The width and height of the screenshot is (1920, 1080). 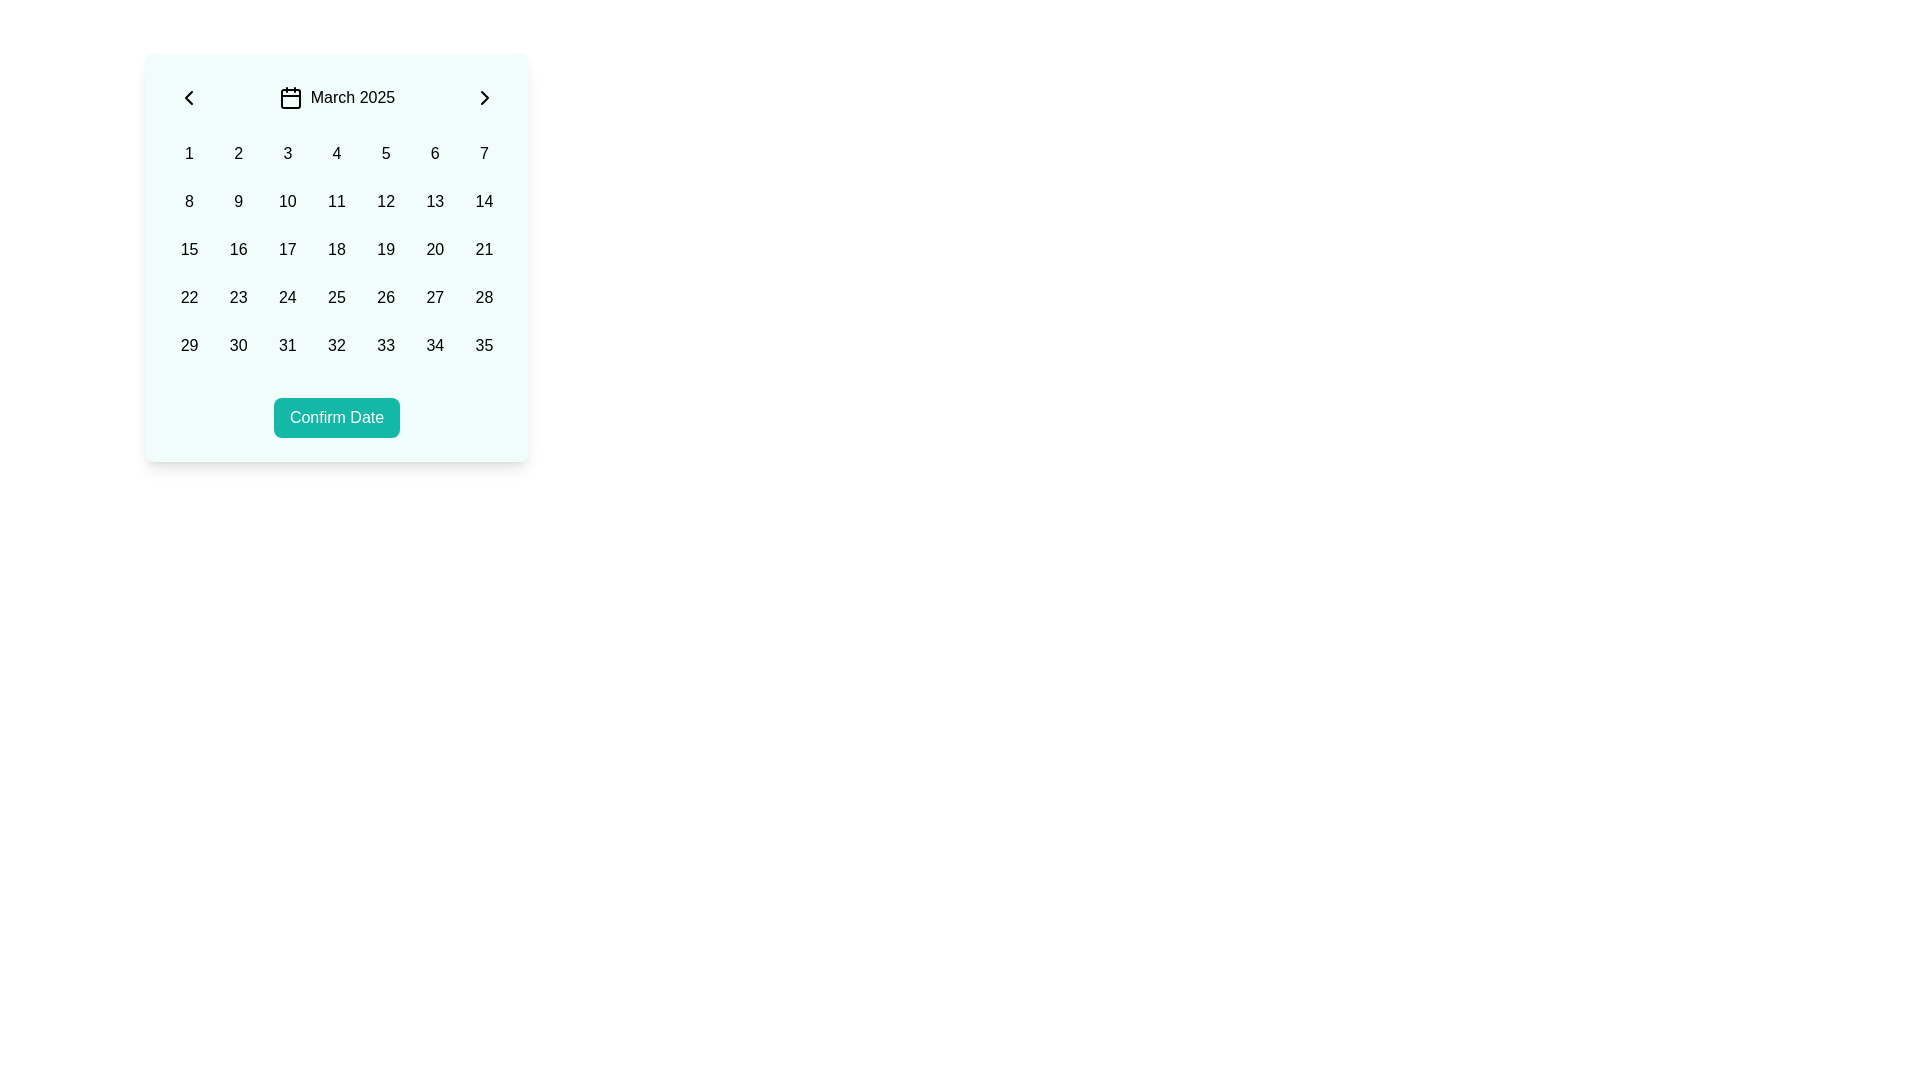 I want to click on the leftmost button in the calendar header that navigates to the previous month, so click(x=188, y=97).